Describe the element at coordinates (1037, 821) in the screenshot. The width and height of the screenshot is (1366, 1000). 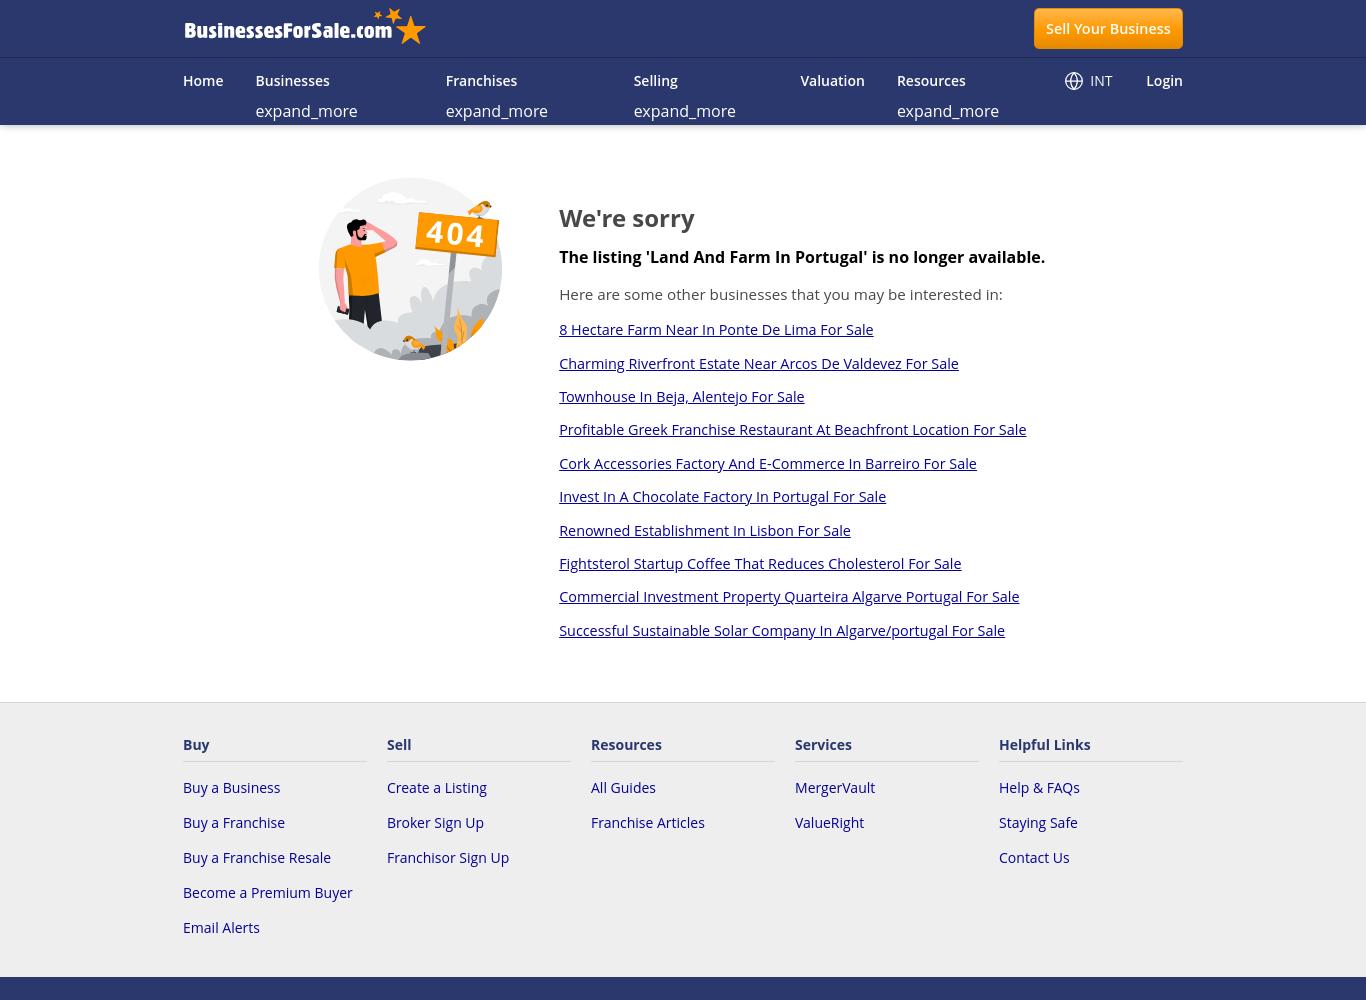
I see `'Staying Safe'` at that location.